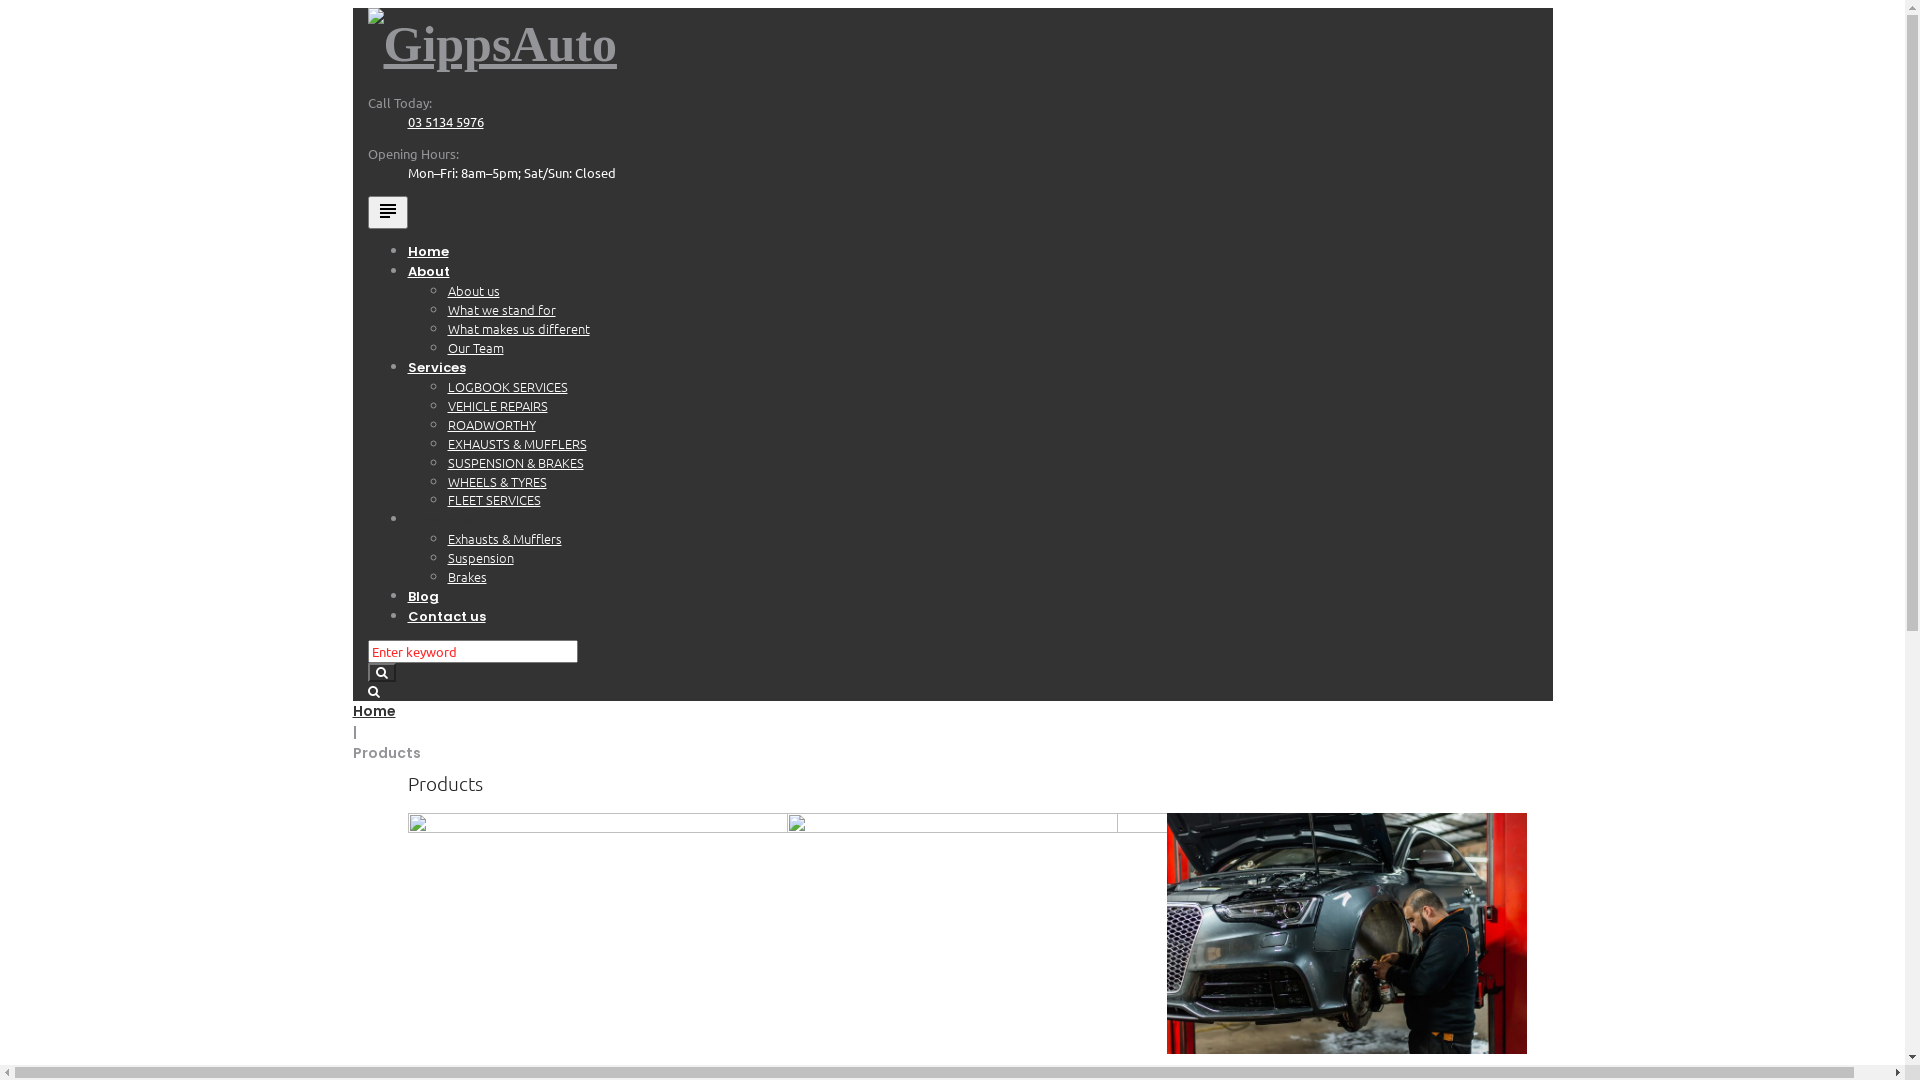  What do you see at coordinates (422, 595) in the screenshot?
I see `'Blog'` at bounding box center [422, 595].